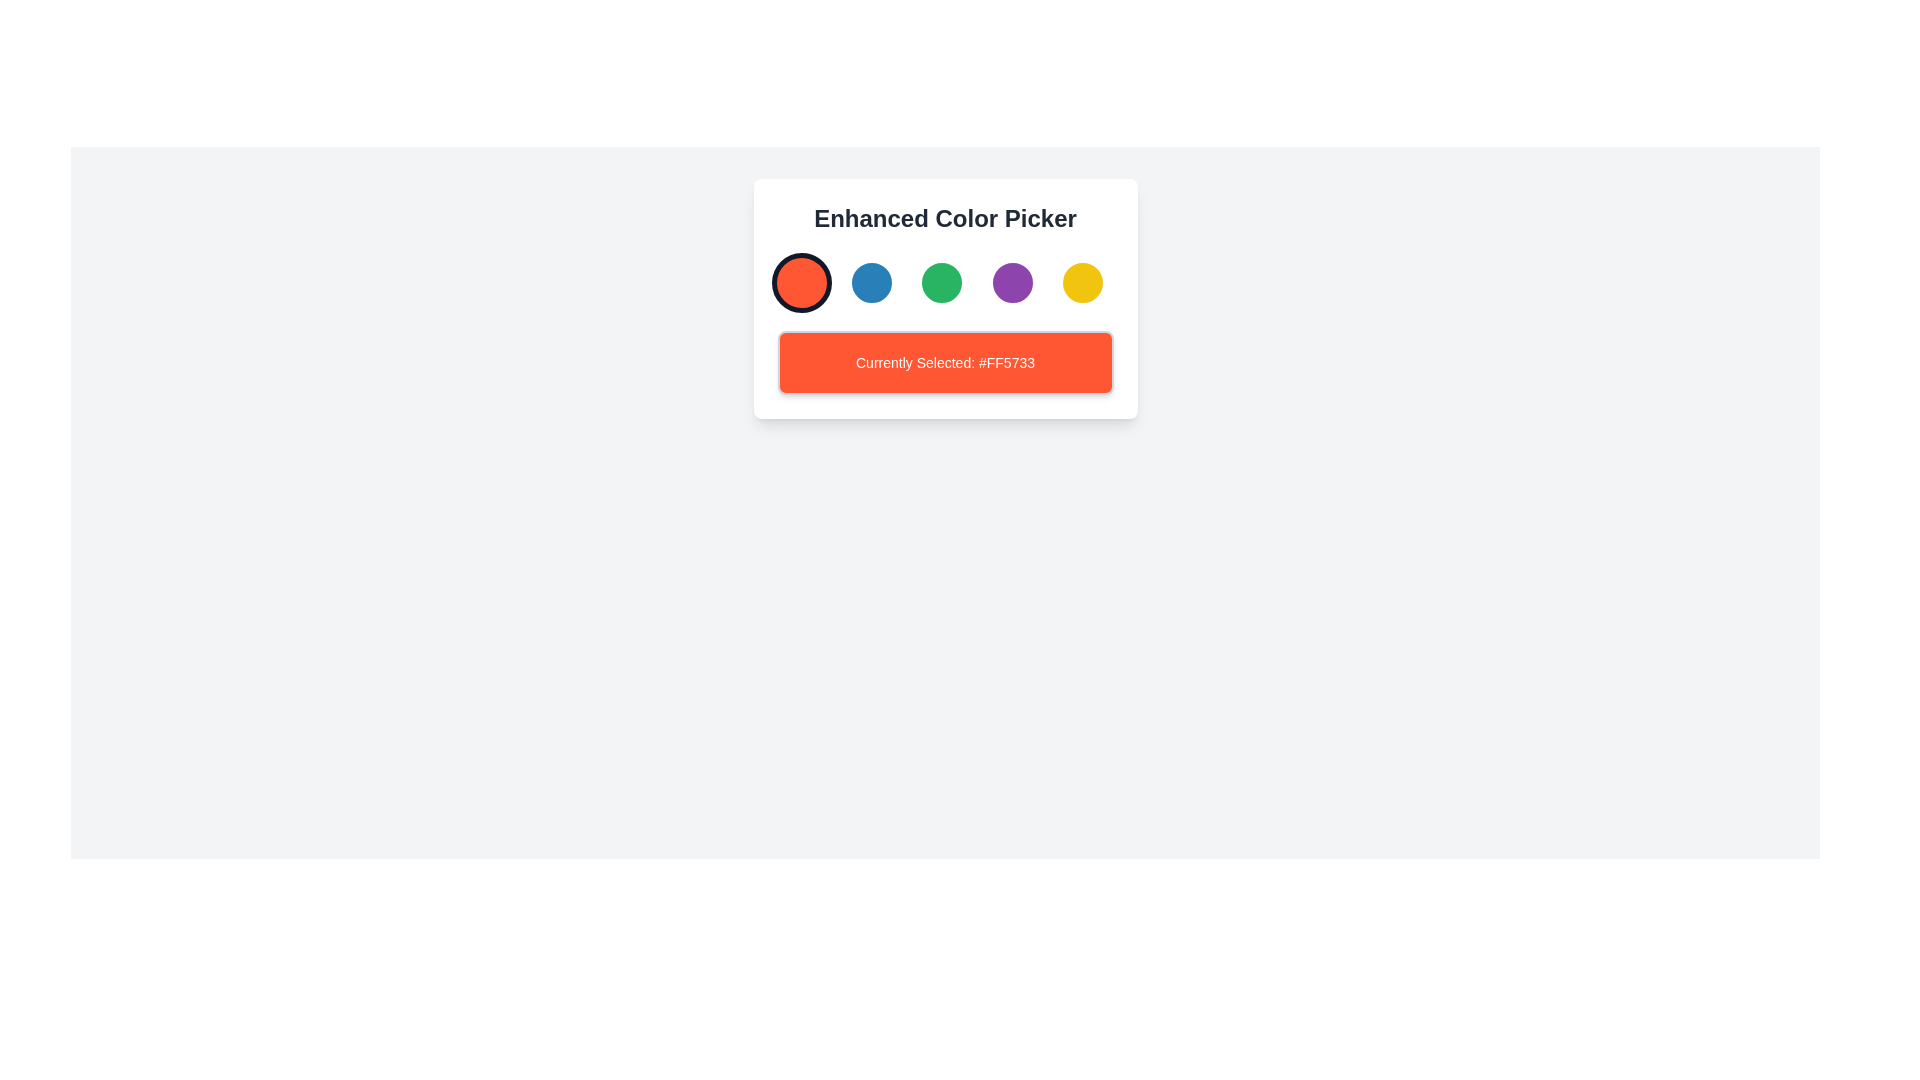 This screenshot has height=1080, width=1920. What do you see at coordinates (1082, 282) in the screenshot?
I see `the last circular button with a yellow fill color in the color selection palette` at bounding box center [1082, 282].